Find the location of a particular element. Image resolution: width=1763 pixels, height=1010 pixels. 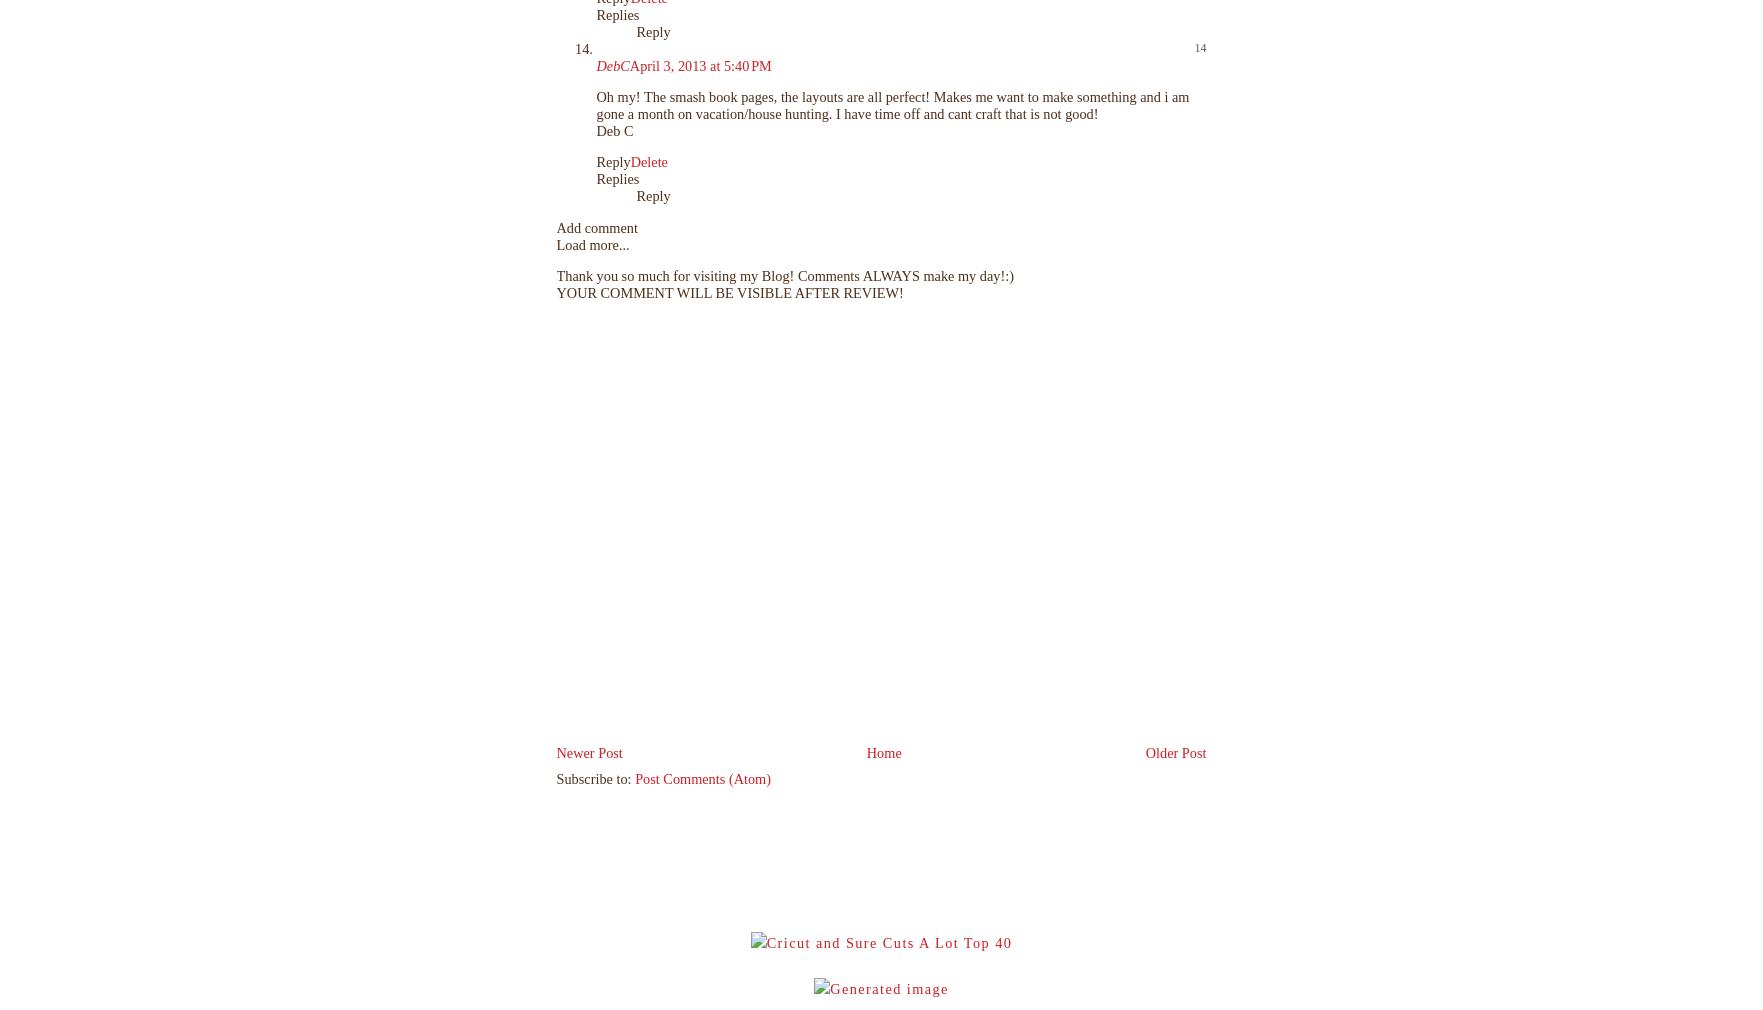

'Post Comments (Atom)' is located at coordinates (702, 778).